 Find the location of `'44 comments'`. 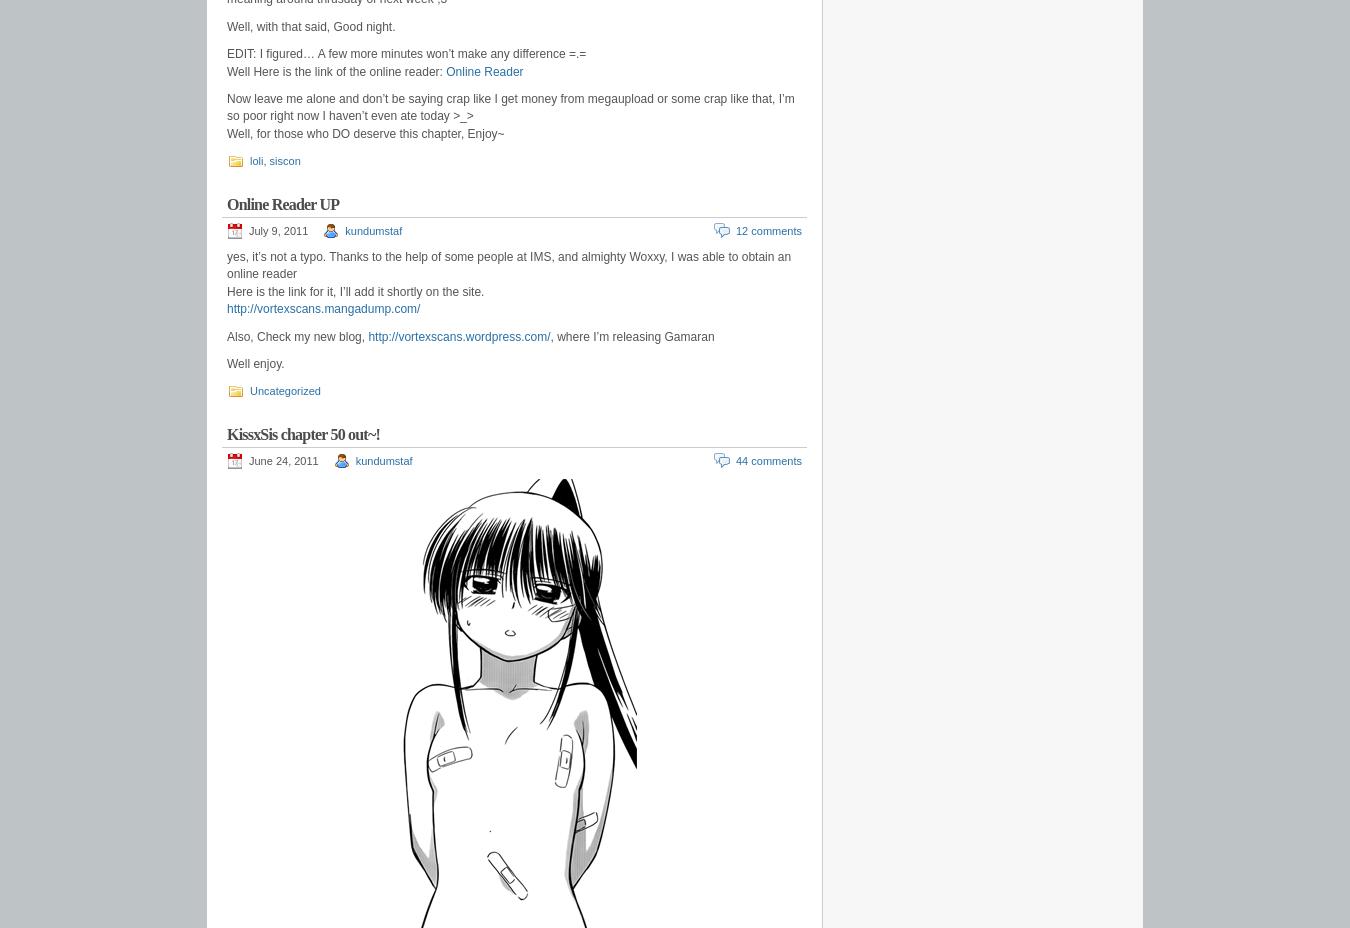

'44 comments' is located at coordinates (767, 461).